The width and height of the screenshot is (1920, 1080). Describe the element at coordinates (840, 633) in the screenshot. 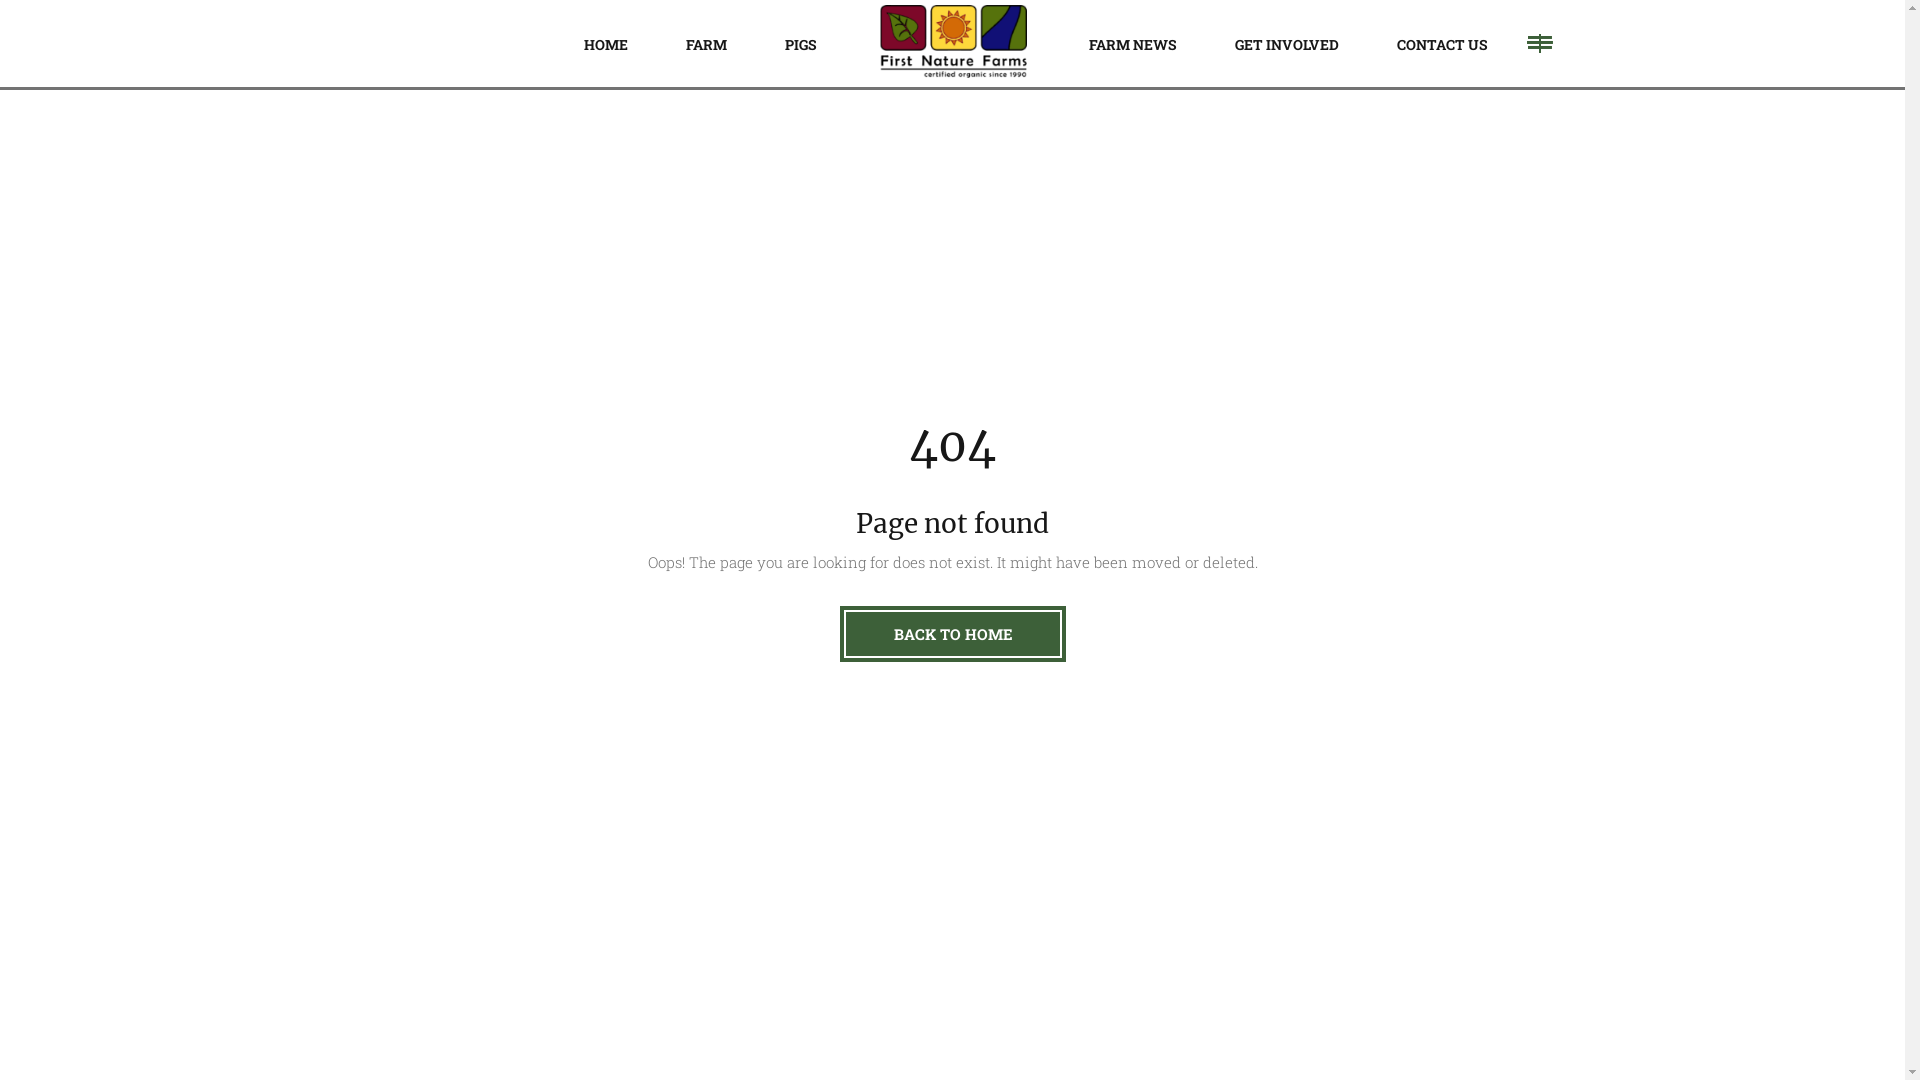

I see `'BACK TO HOME'` at that location.